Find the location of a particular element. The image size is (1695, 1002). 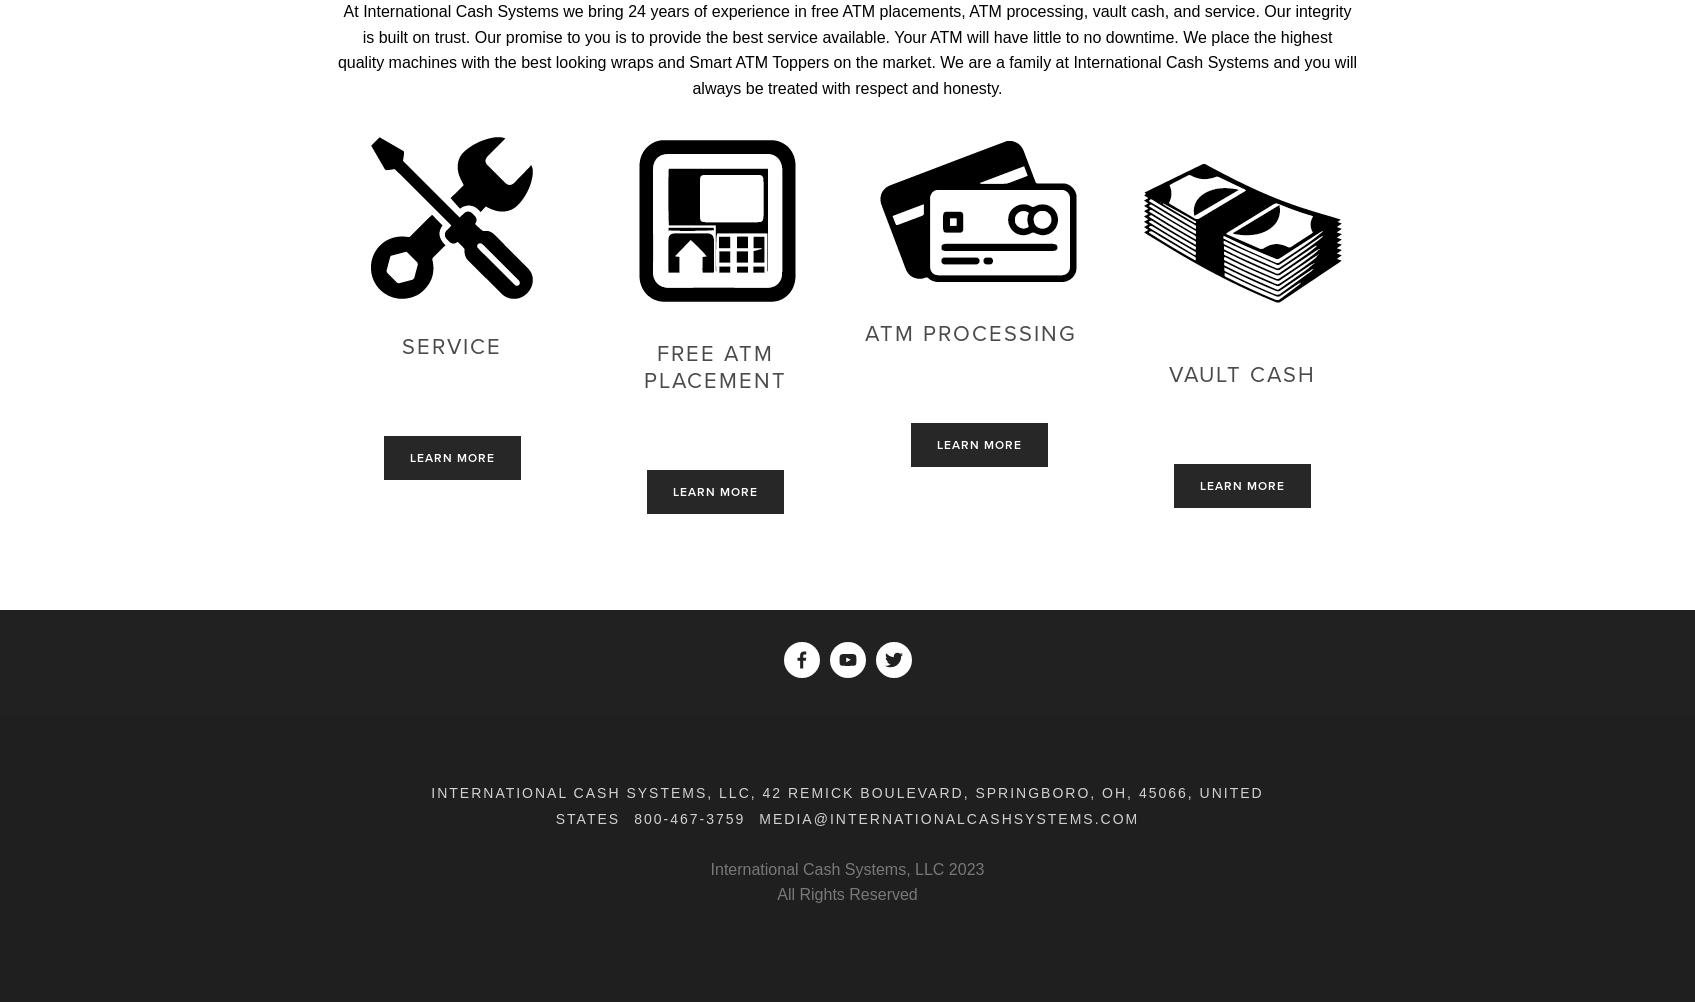

'vault cash' is located at coordinates (1241, 374).